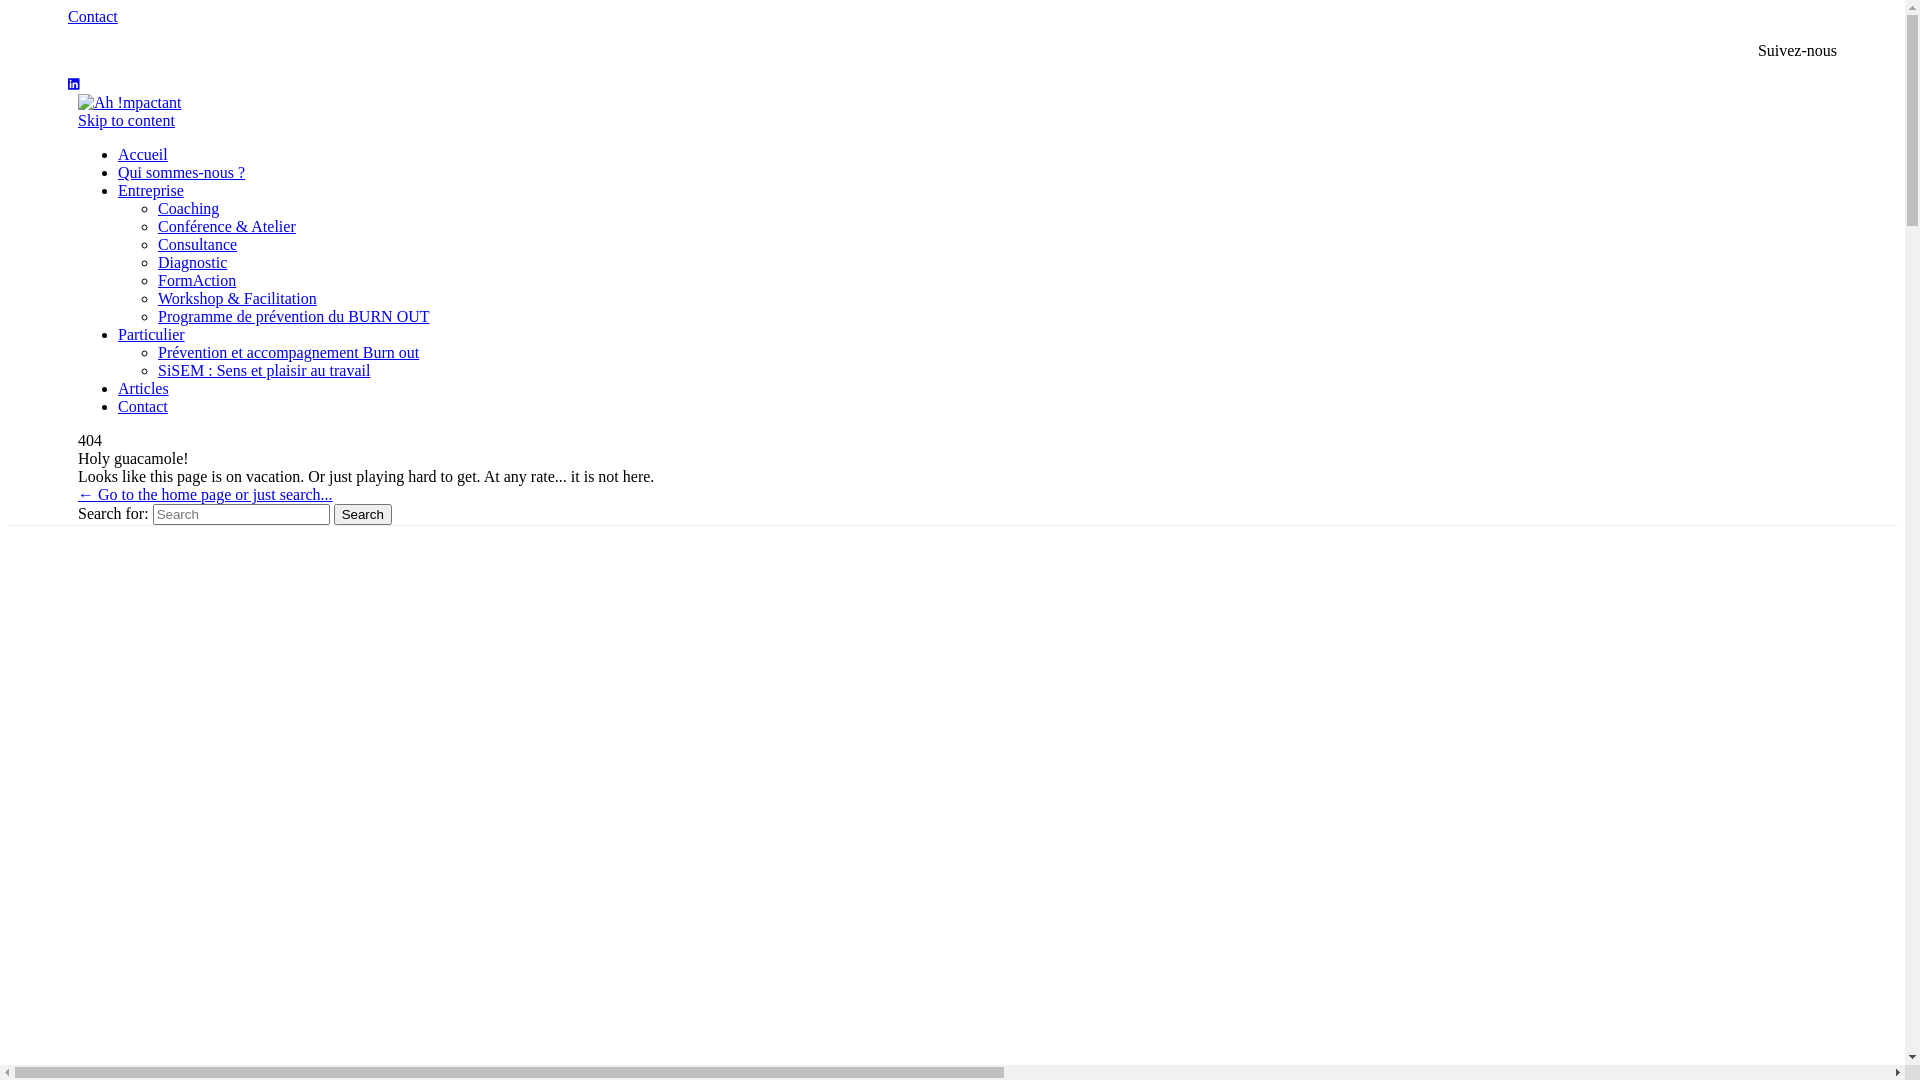  What do you see at coordinates (197, 243) in the screenshot?
I see `'Consultance'` at bounding box center [197, 243].